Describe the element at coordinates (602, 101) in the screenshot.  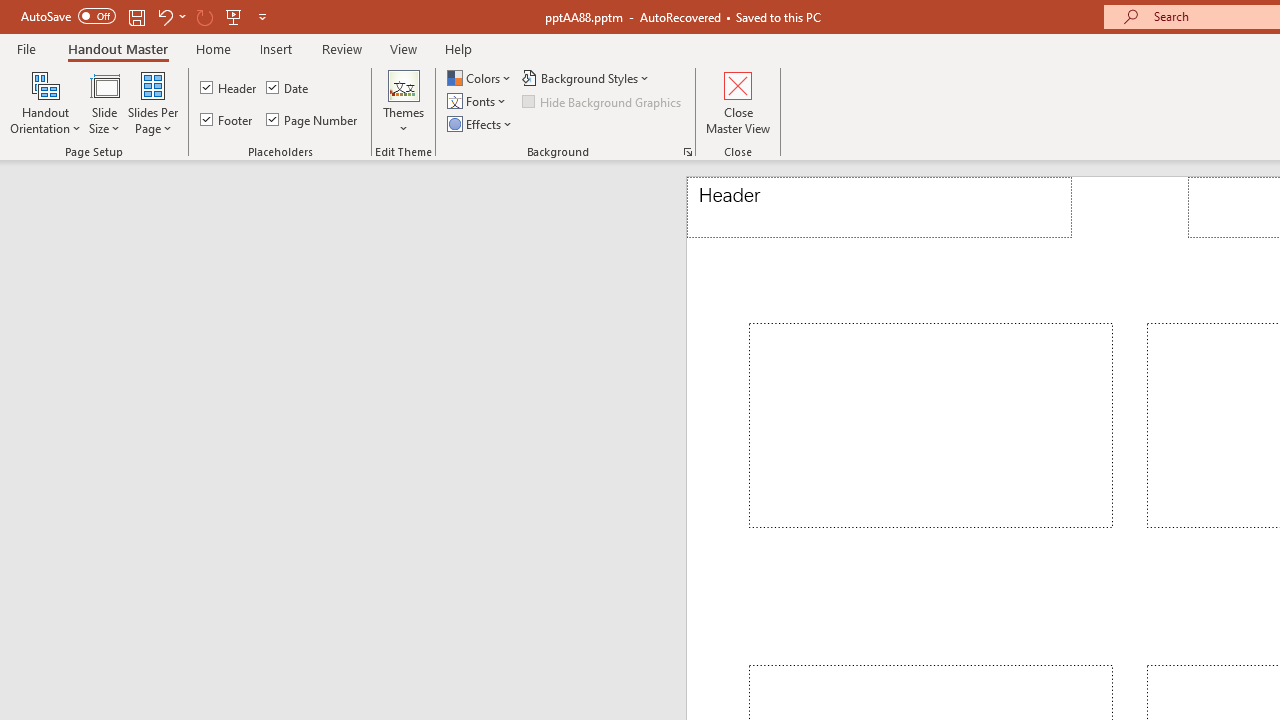
I see `'Hide Background Graphics'` at that location.